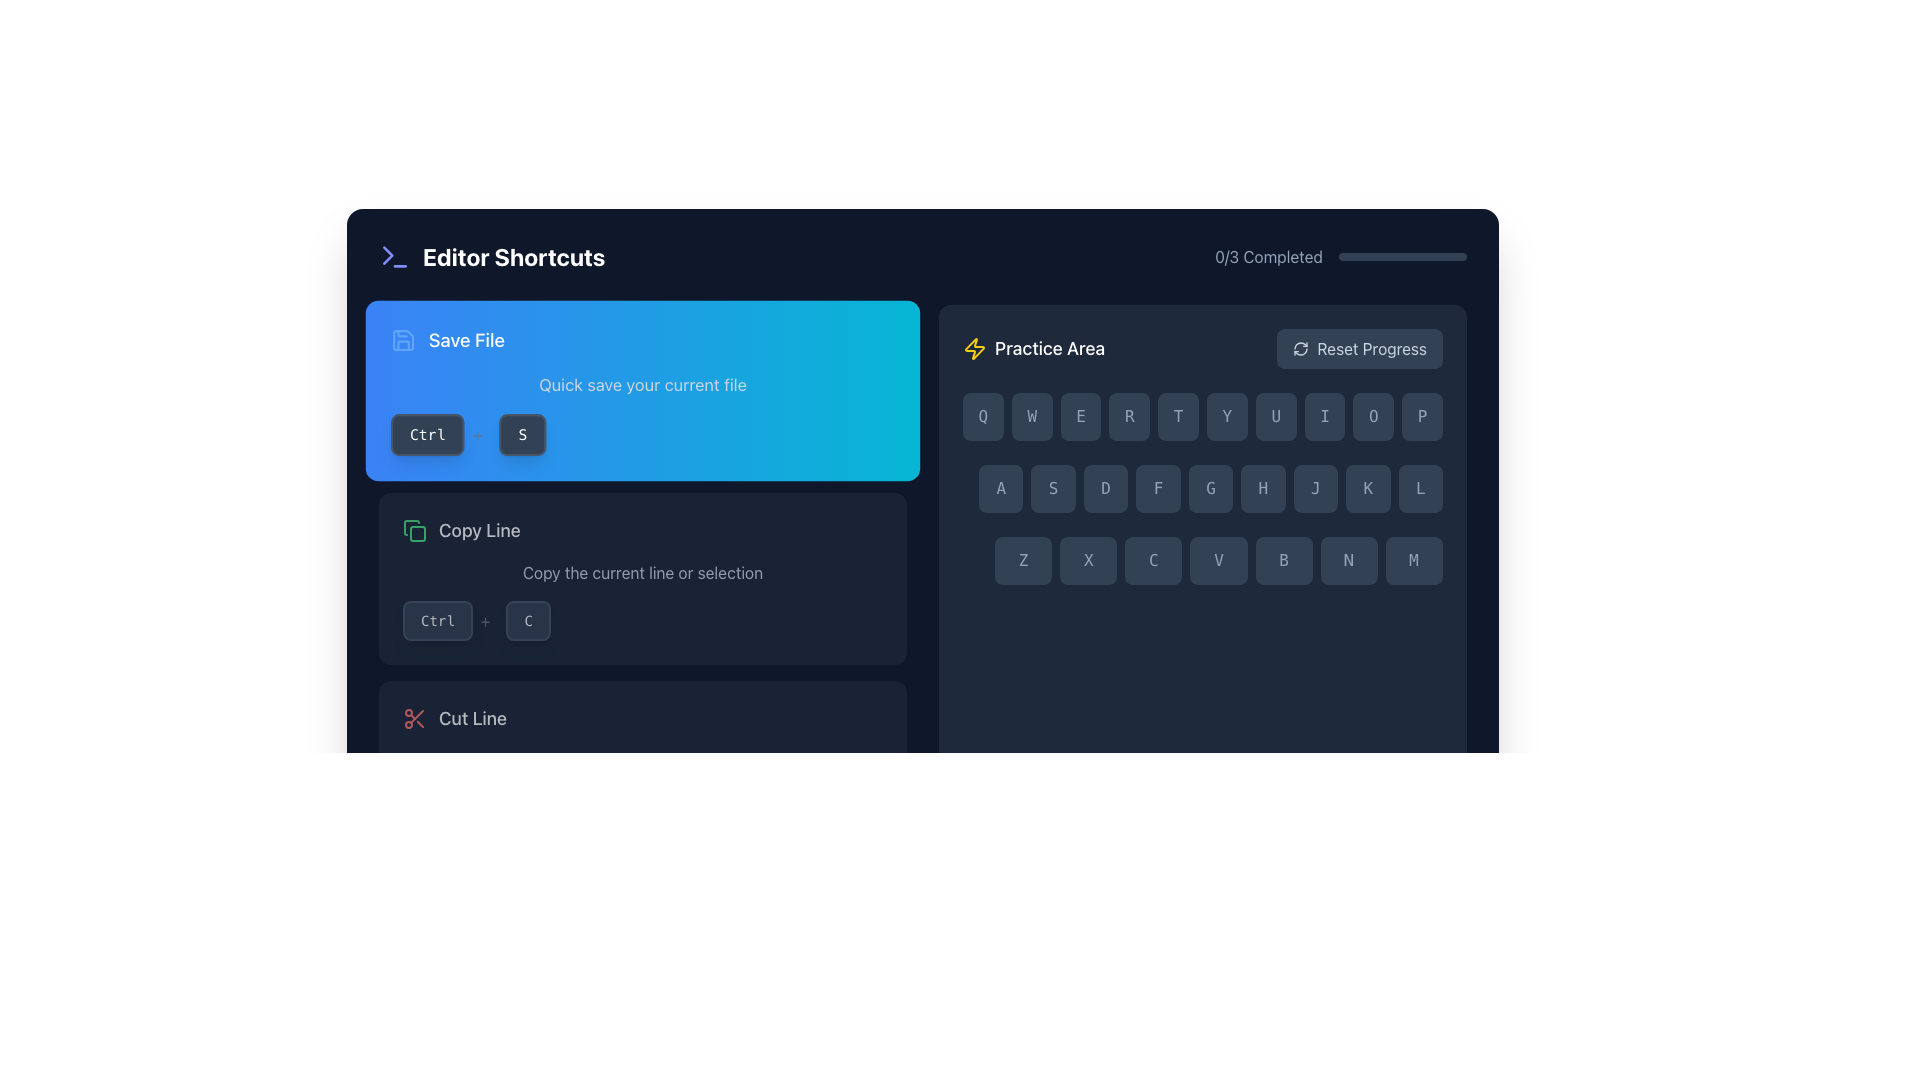  What do you see at coordinates (1178, 415) in the screenshot?
I see `the 'T' key button located under the 'Practice Area' title, situated horizontally between 'R' and 'Y' on the virtual keyboard` at bounding box center [1178, 415].